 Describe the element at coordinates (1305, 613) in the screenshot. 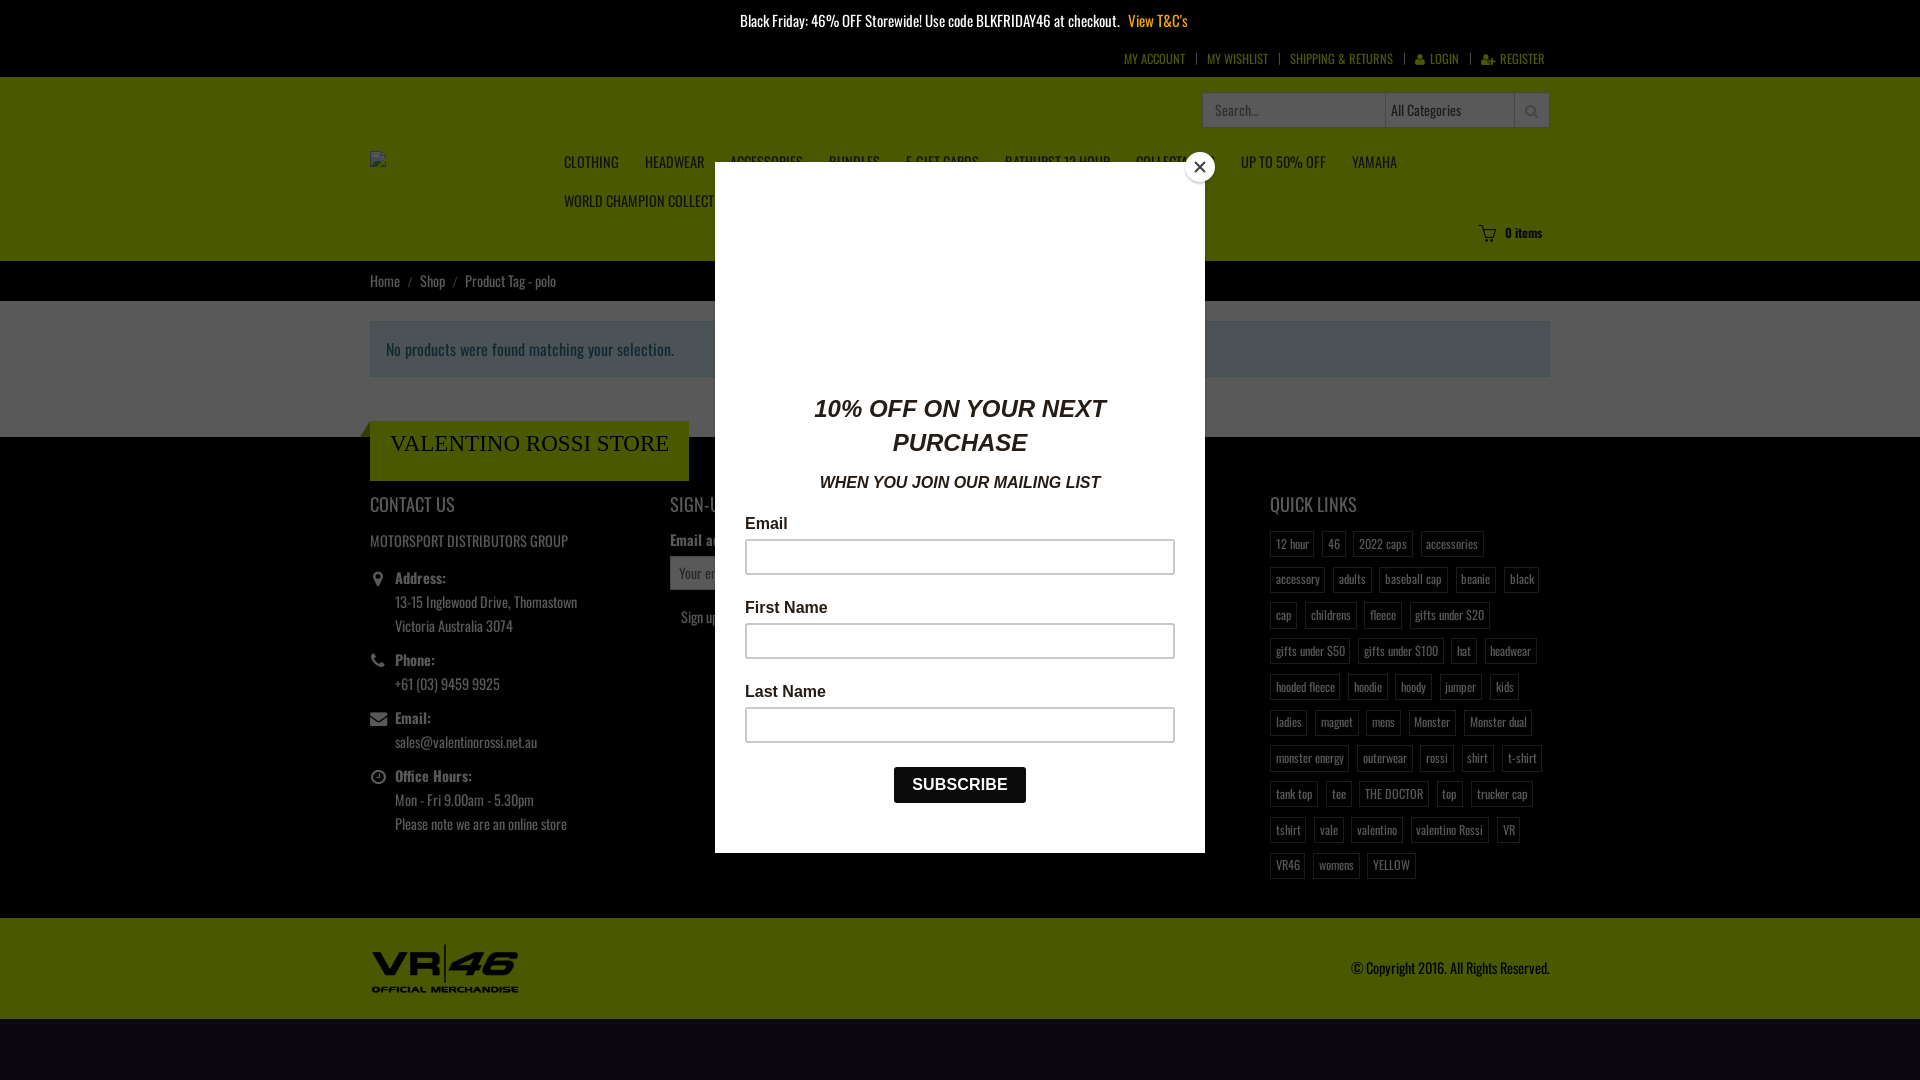

I see `'childrens'` at that location.